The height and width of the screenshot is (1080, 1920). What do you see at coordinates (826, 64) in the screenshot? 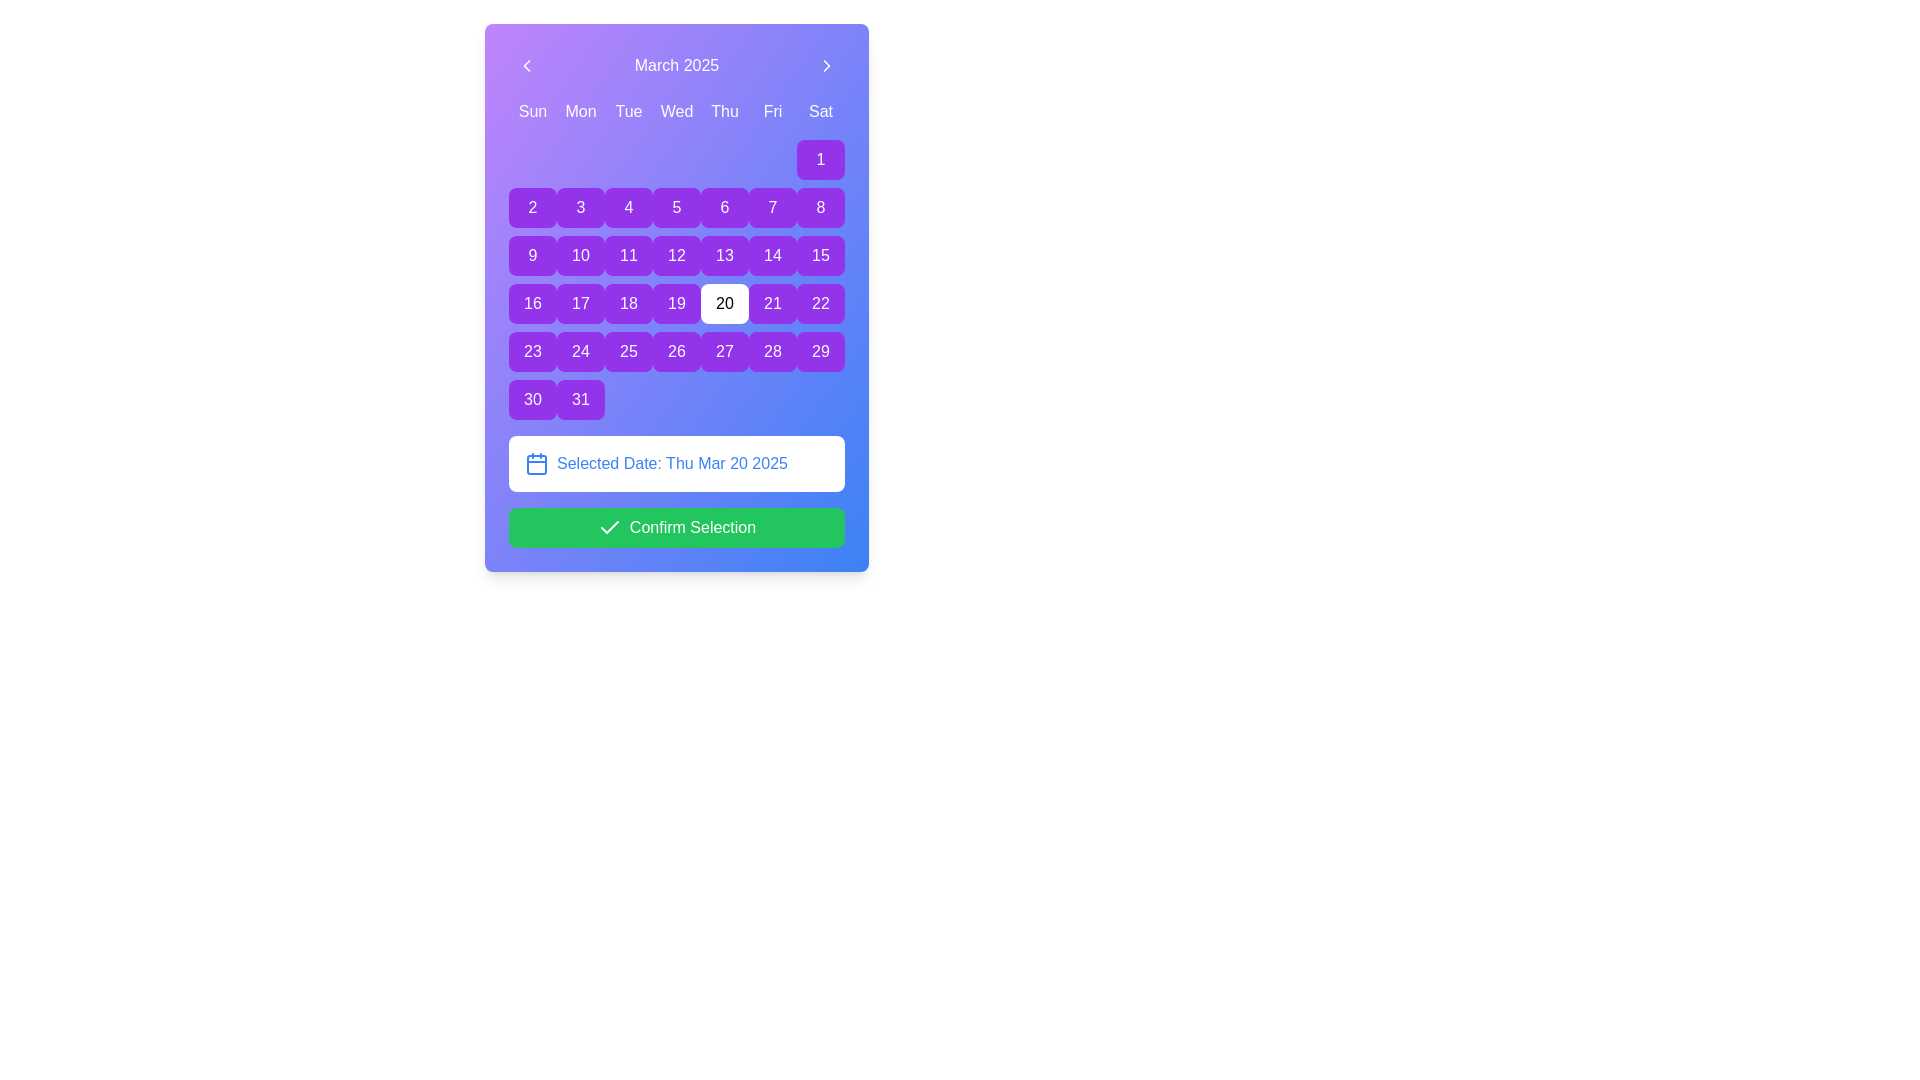
I see `the chevron icon pointing to the right located in the top-right corner of the calendar interface next to 'March 2025'` at bounding box center [826, 64].